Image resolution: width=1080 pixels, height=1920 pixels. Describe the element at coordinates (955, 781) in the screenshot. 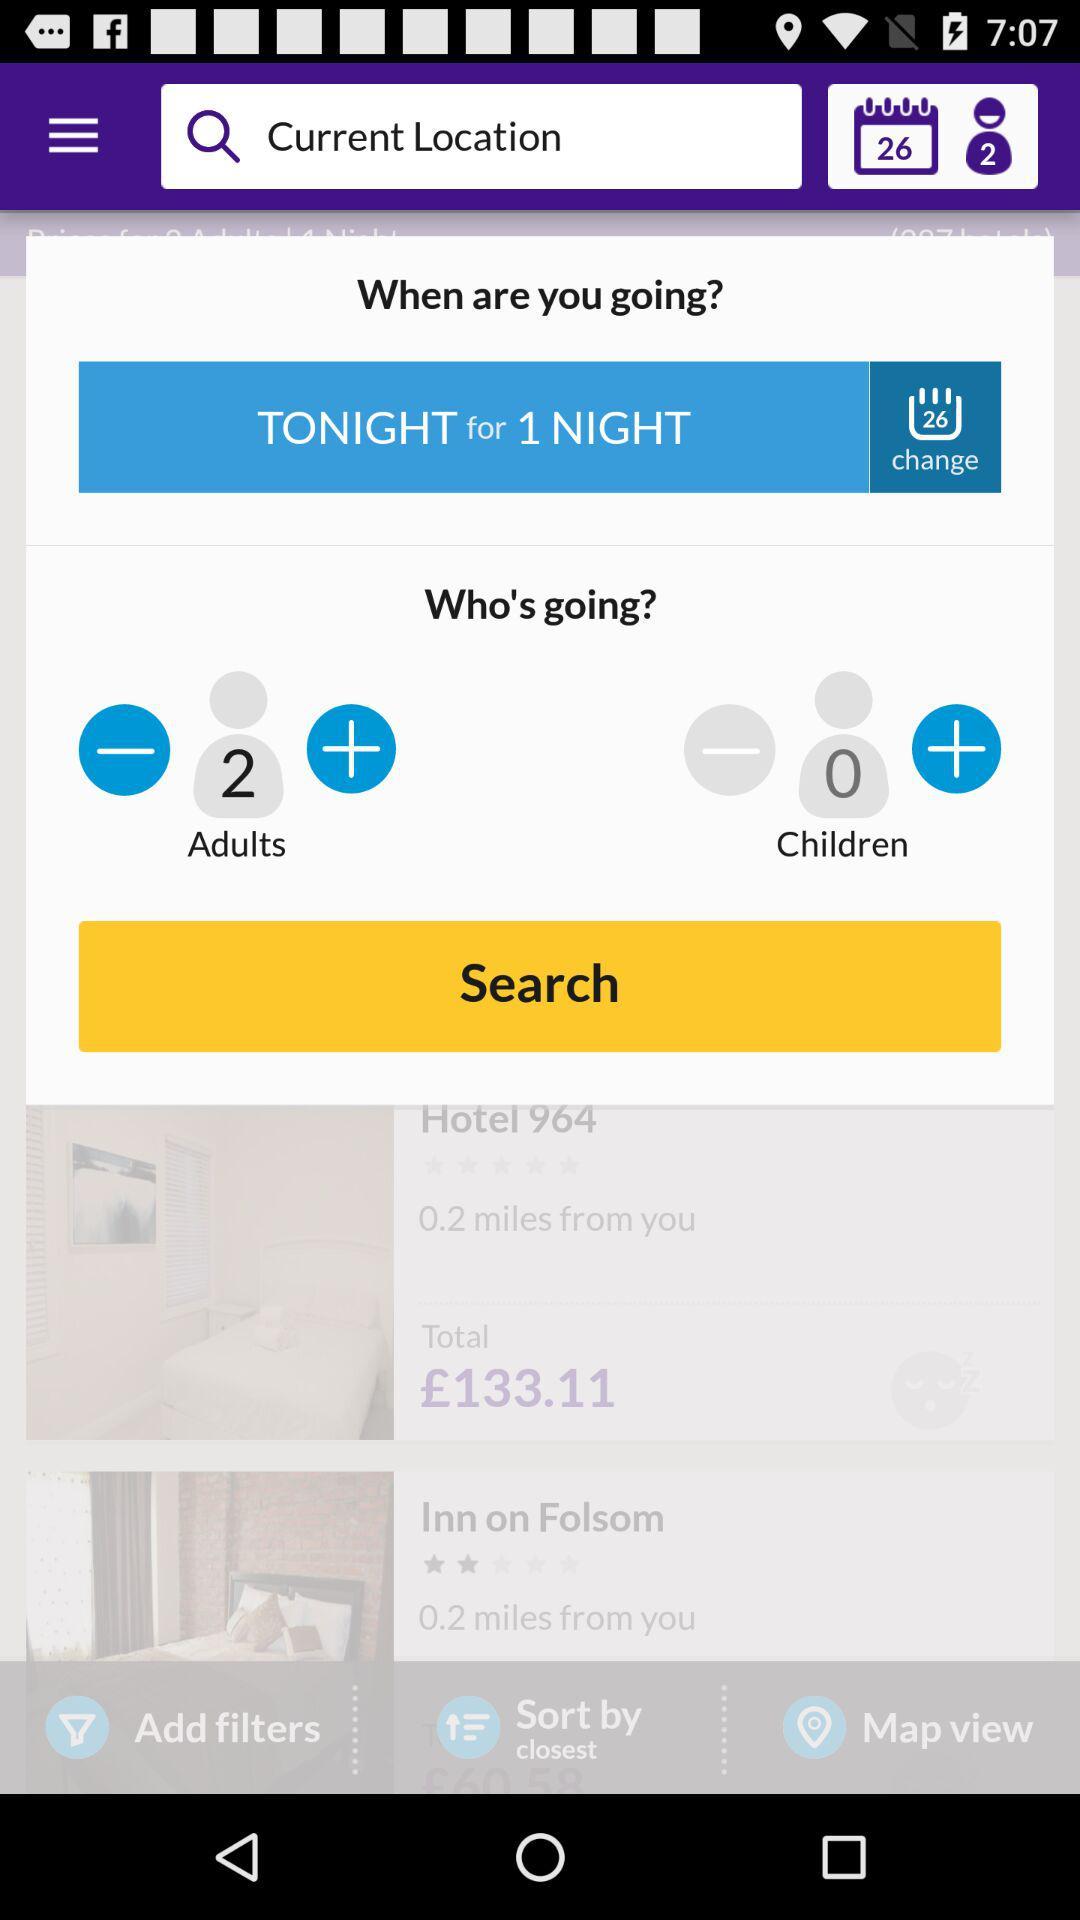

I see `the add icon` at that location.